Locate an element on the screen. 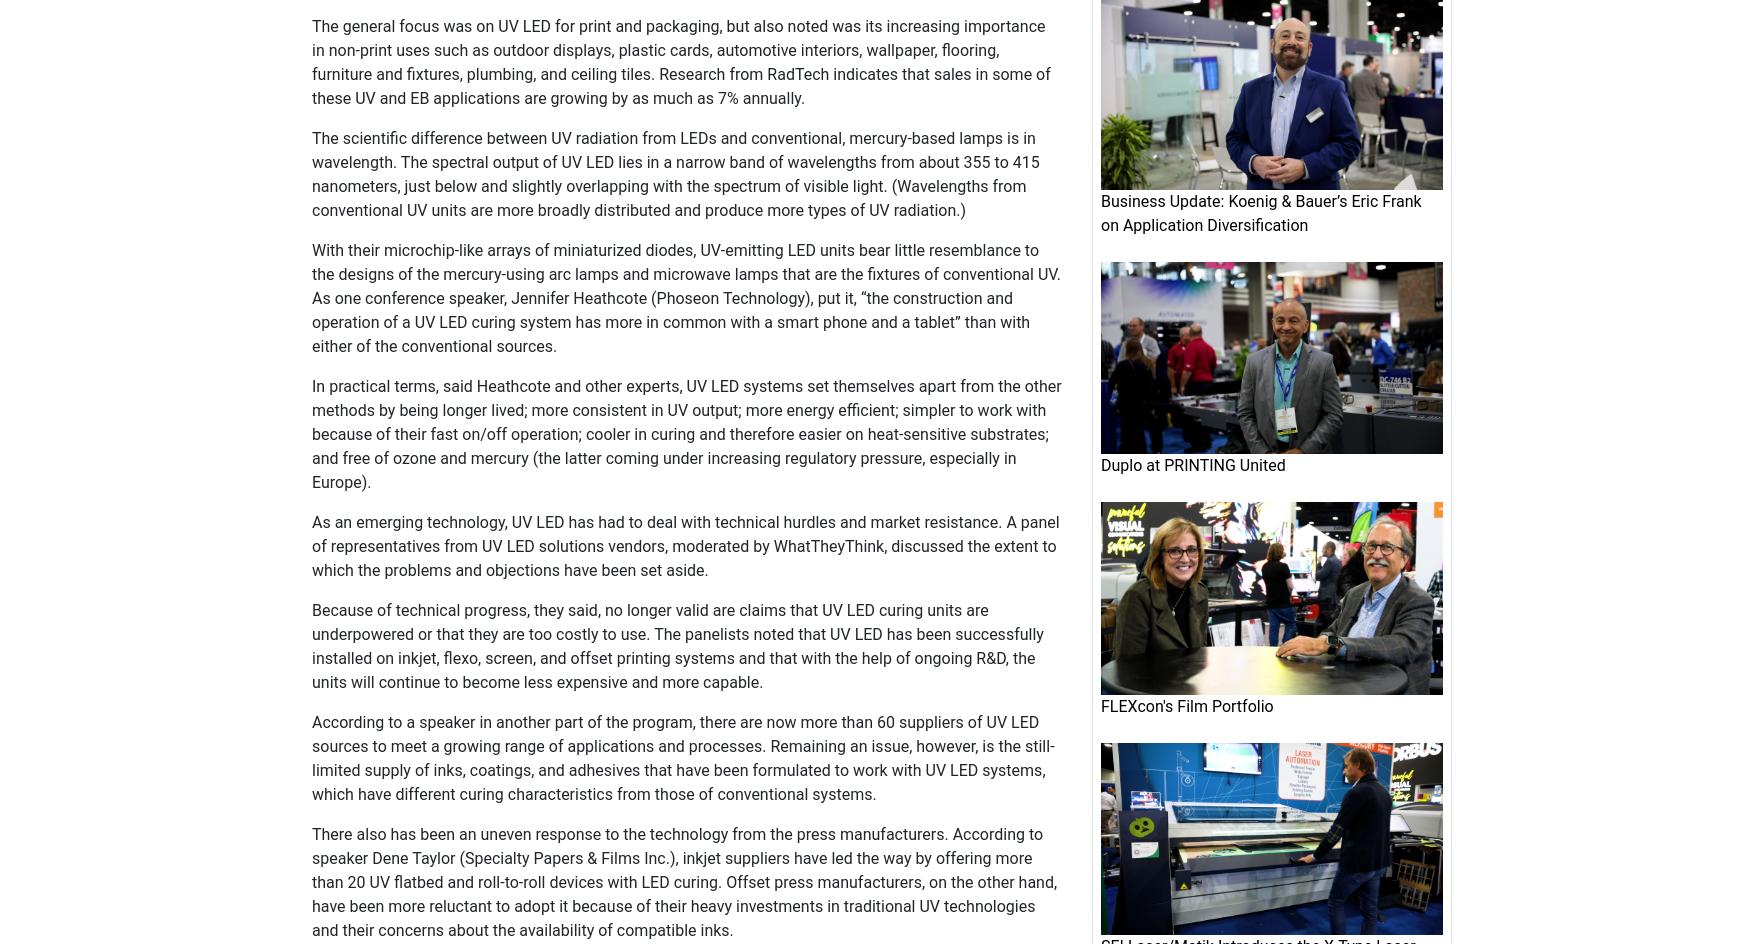  'Business Update: Koenig & Bauer’s Eric Frank on Application Diversification' is located at coordinates (1261, 212).